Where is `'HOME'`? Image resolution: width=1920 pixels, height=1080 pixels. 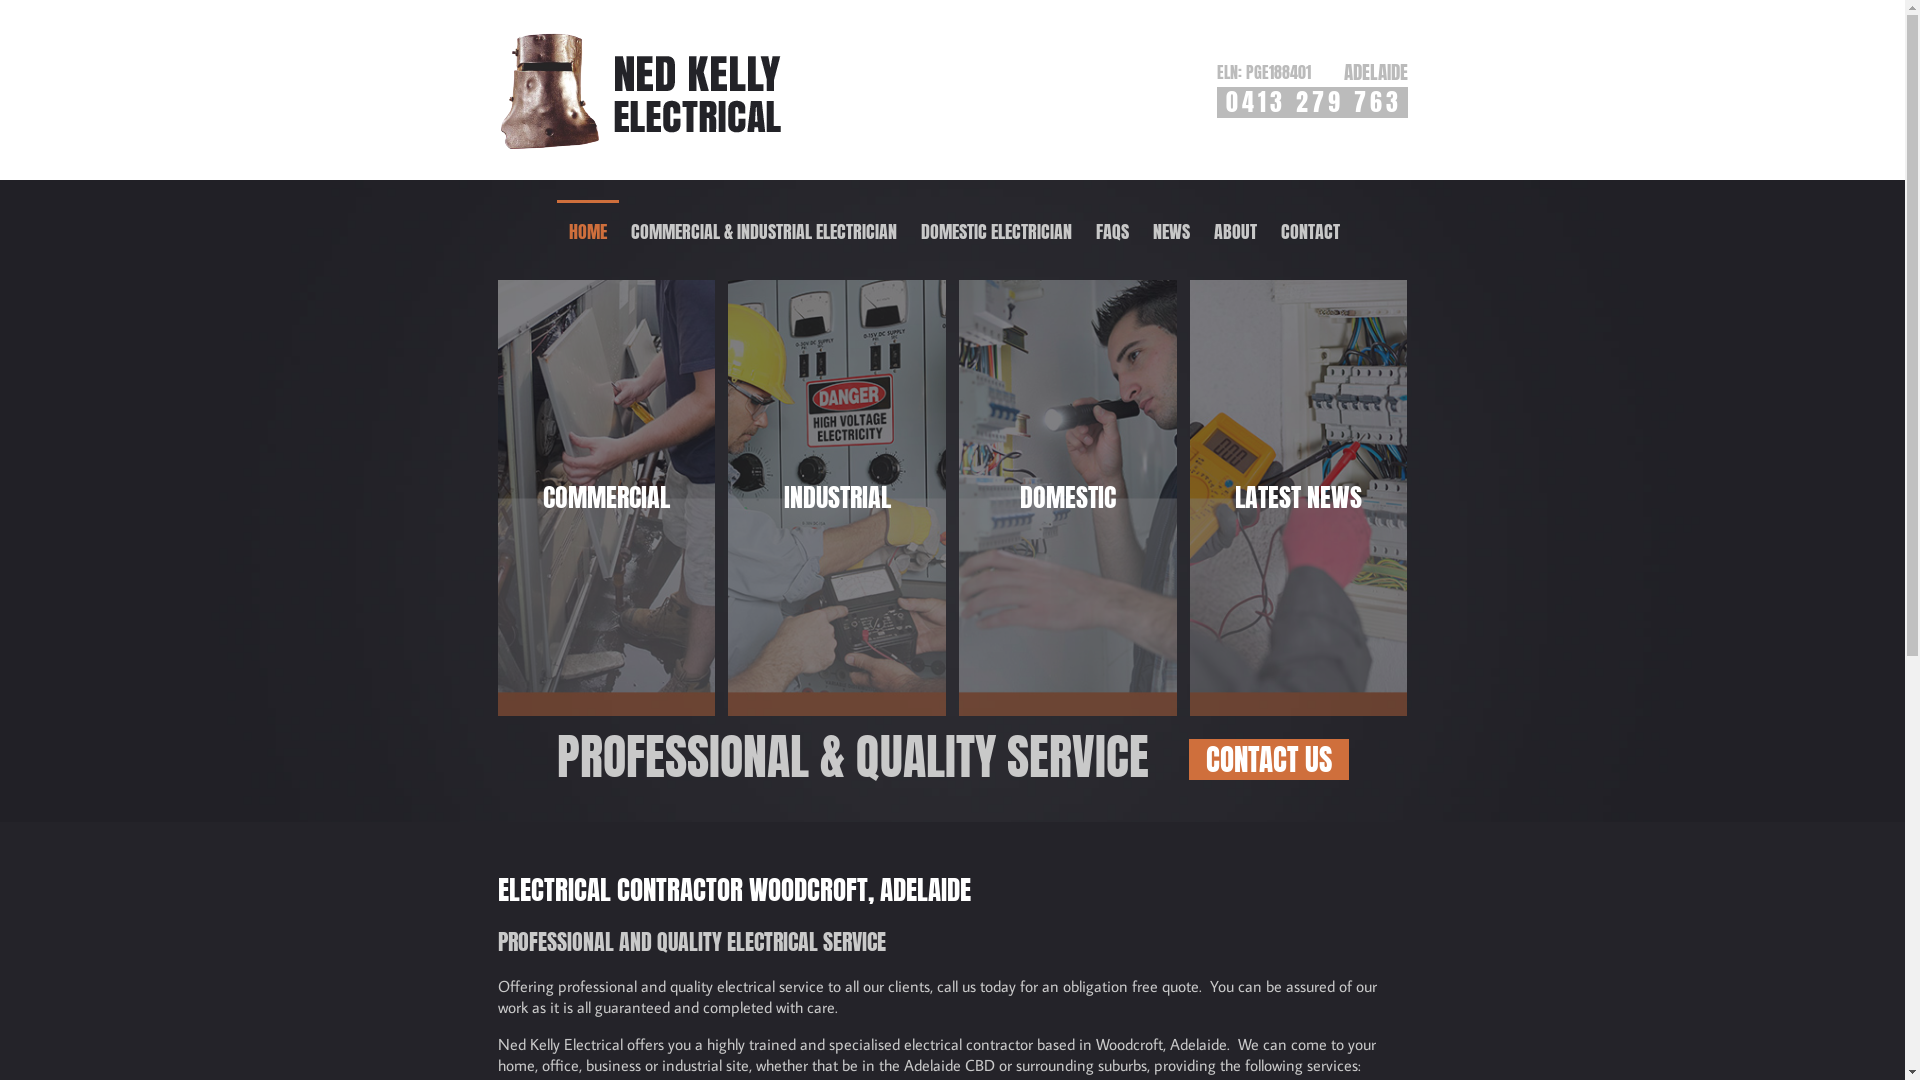 'HOME' is located at coordinates (556, 230).